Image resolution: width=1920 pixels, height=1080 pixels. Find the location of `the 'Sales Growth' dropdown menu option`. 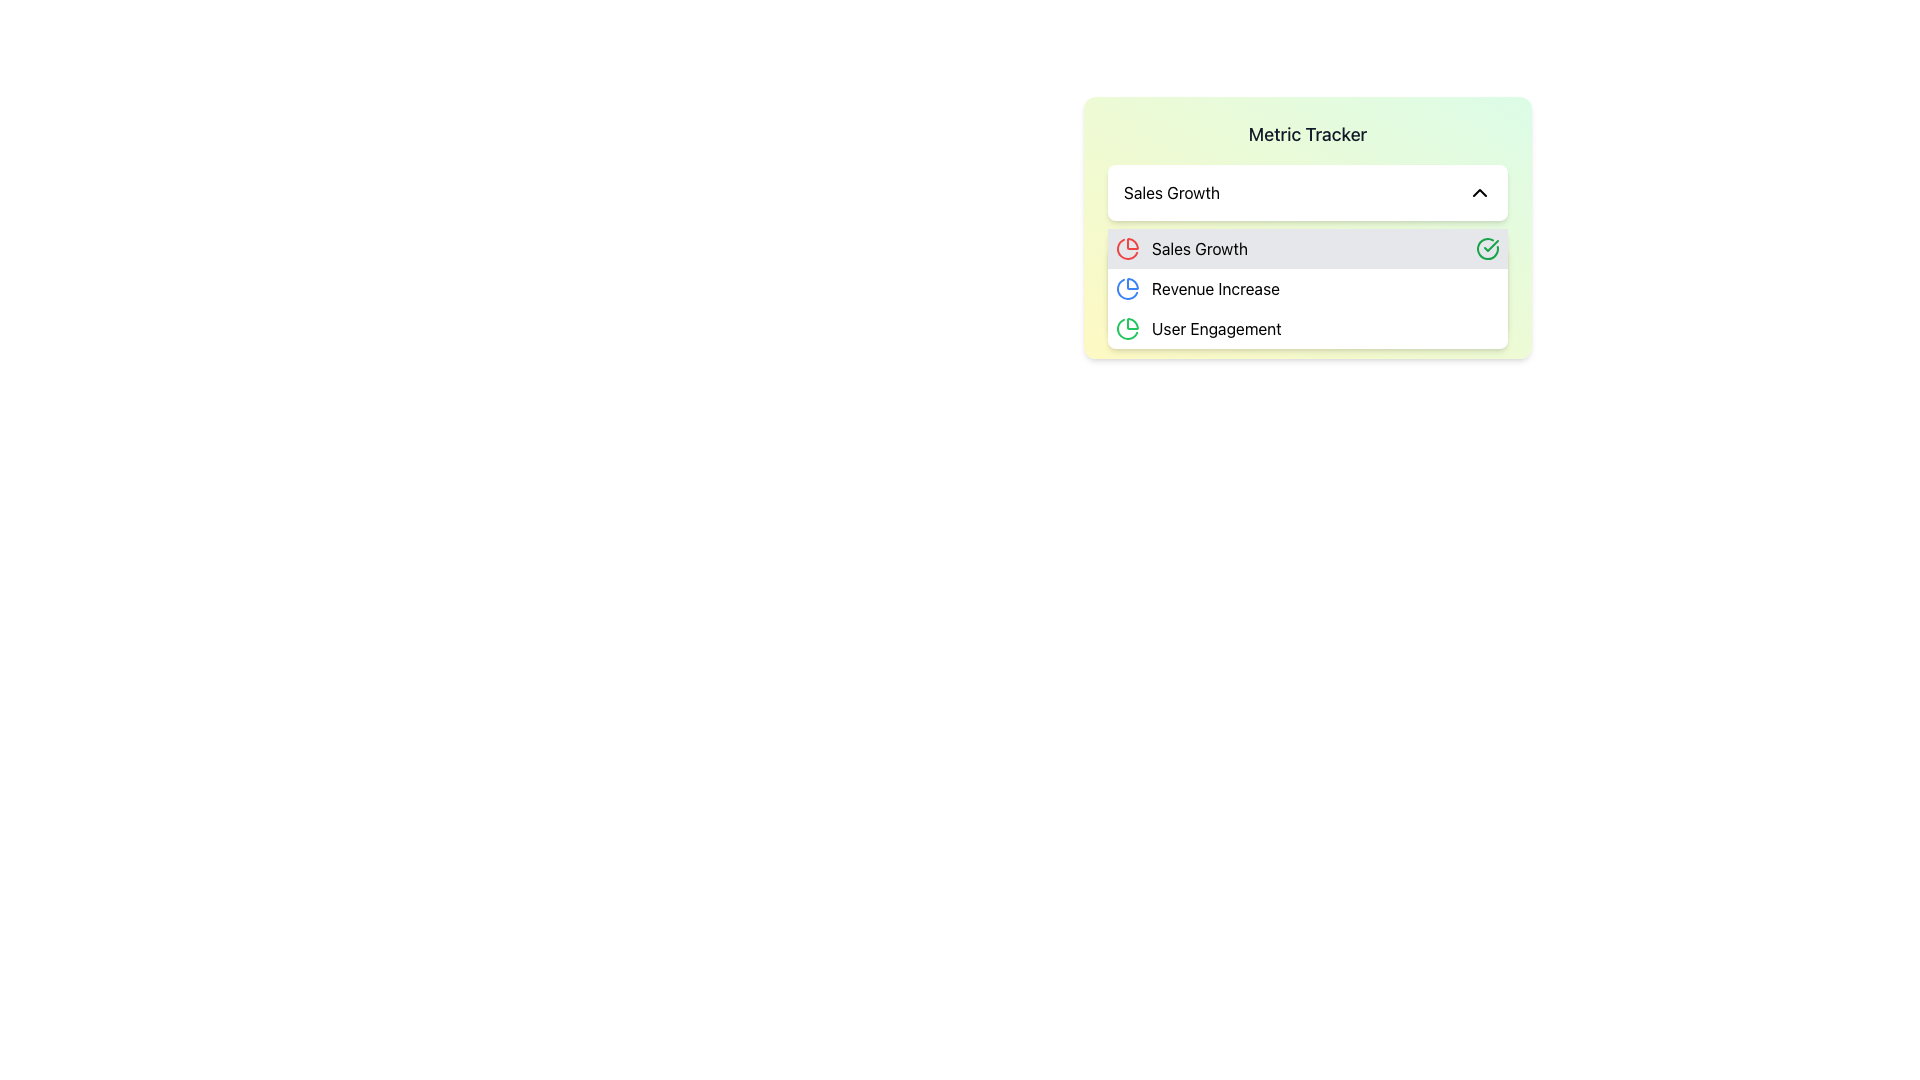

the 'Sales Growth' dropdown menu option is located at coordinates (1308, 248).